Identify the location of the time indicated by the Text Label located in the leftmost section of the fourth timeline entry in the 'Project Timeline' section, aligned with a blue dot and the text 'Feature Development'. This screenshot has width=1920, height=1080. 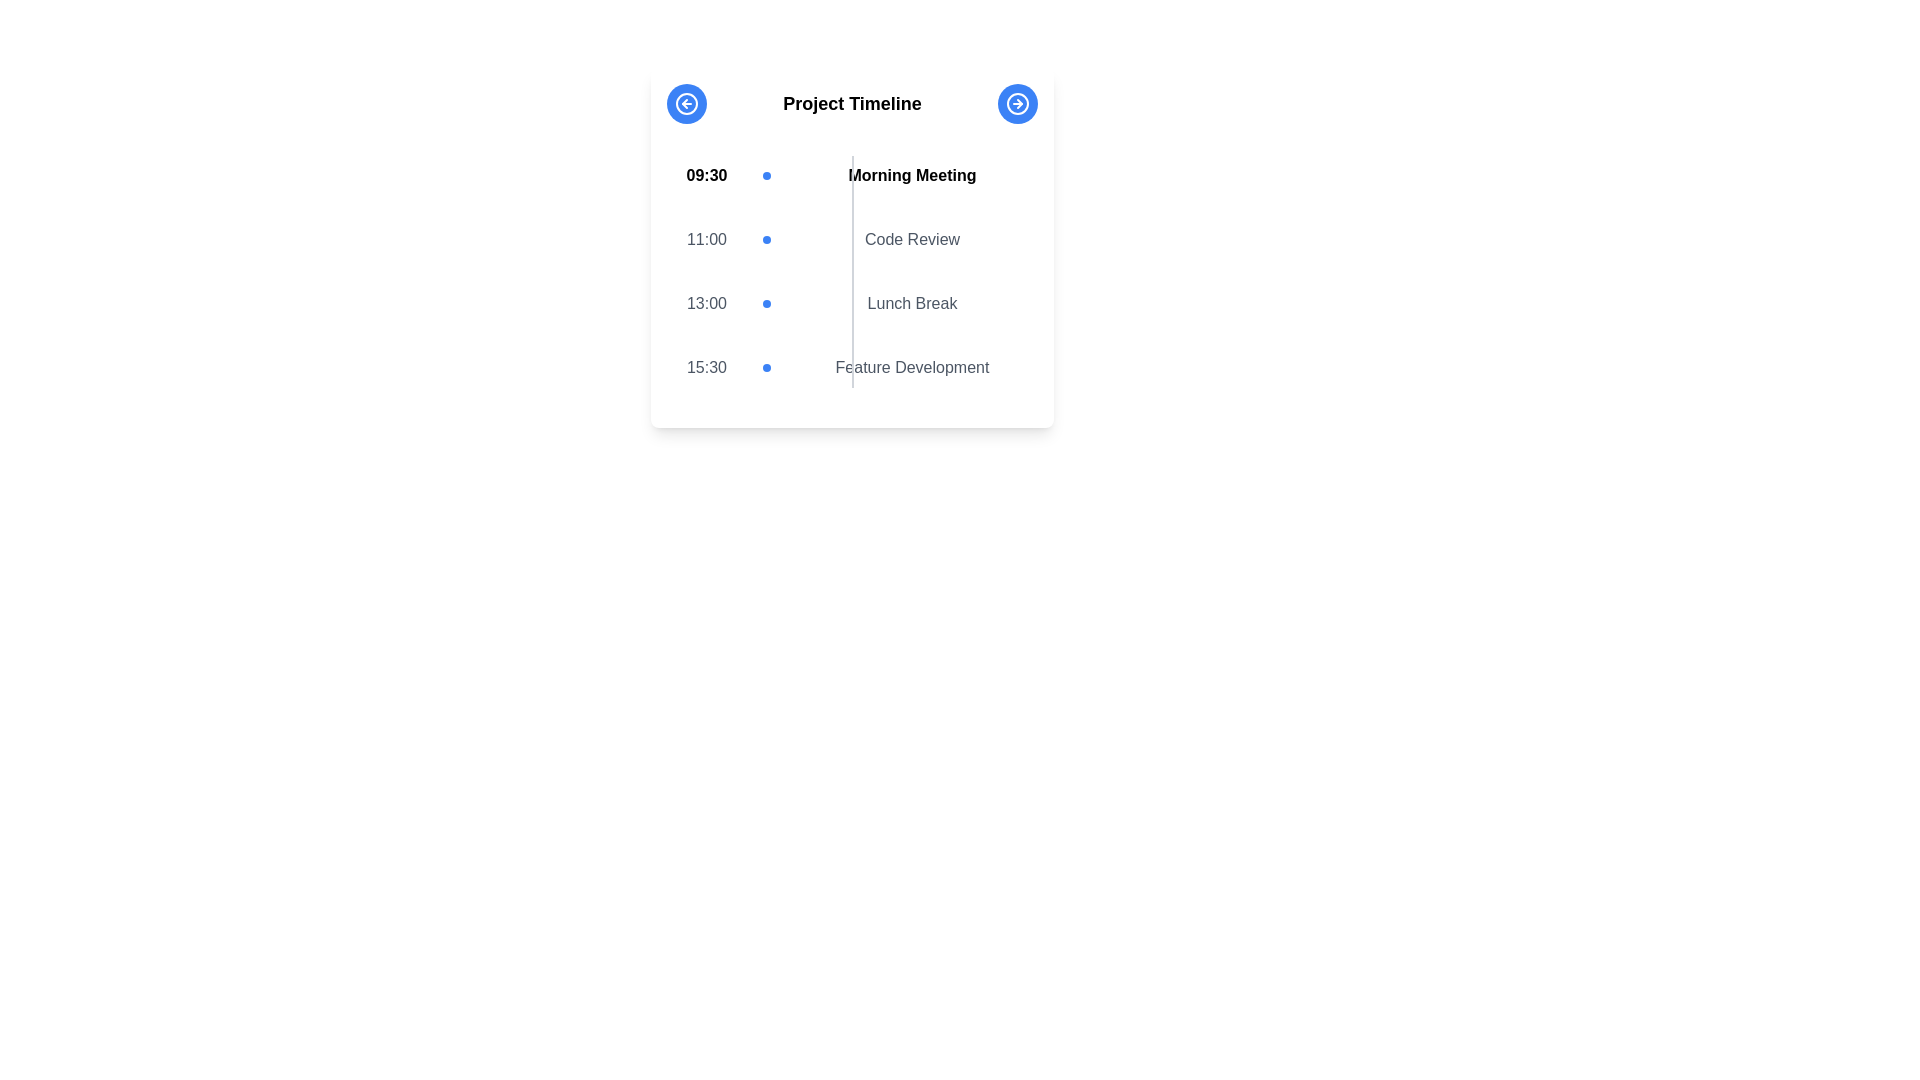
(706, 367).